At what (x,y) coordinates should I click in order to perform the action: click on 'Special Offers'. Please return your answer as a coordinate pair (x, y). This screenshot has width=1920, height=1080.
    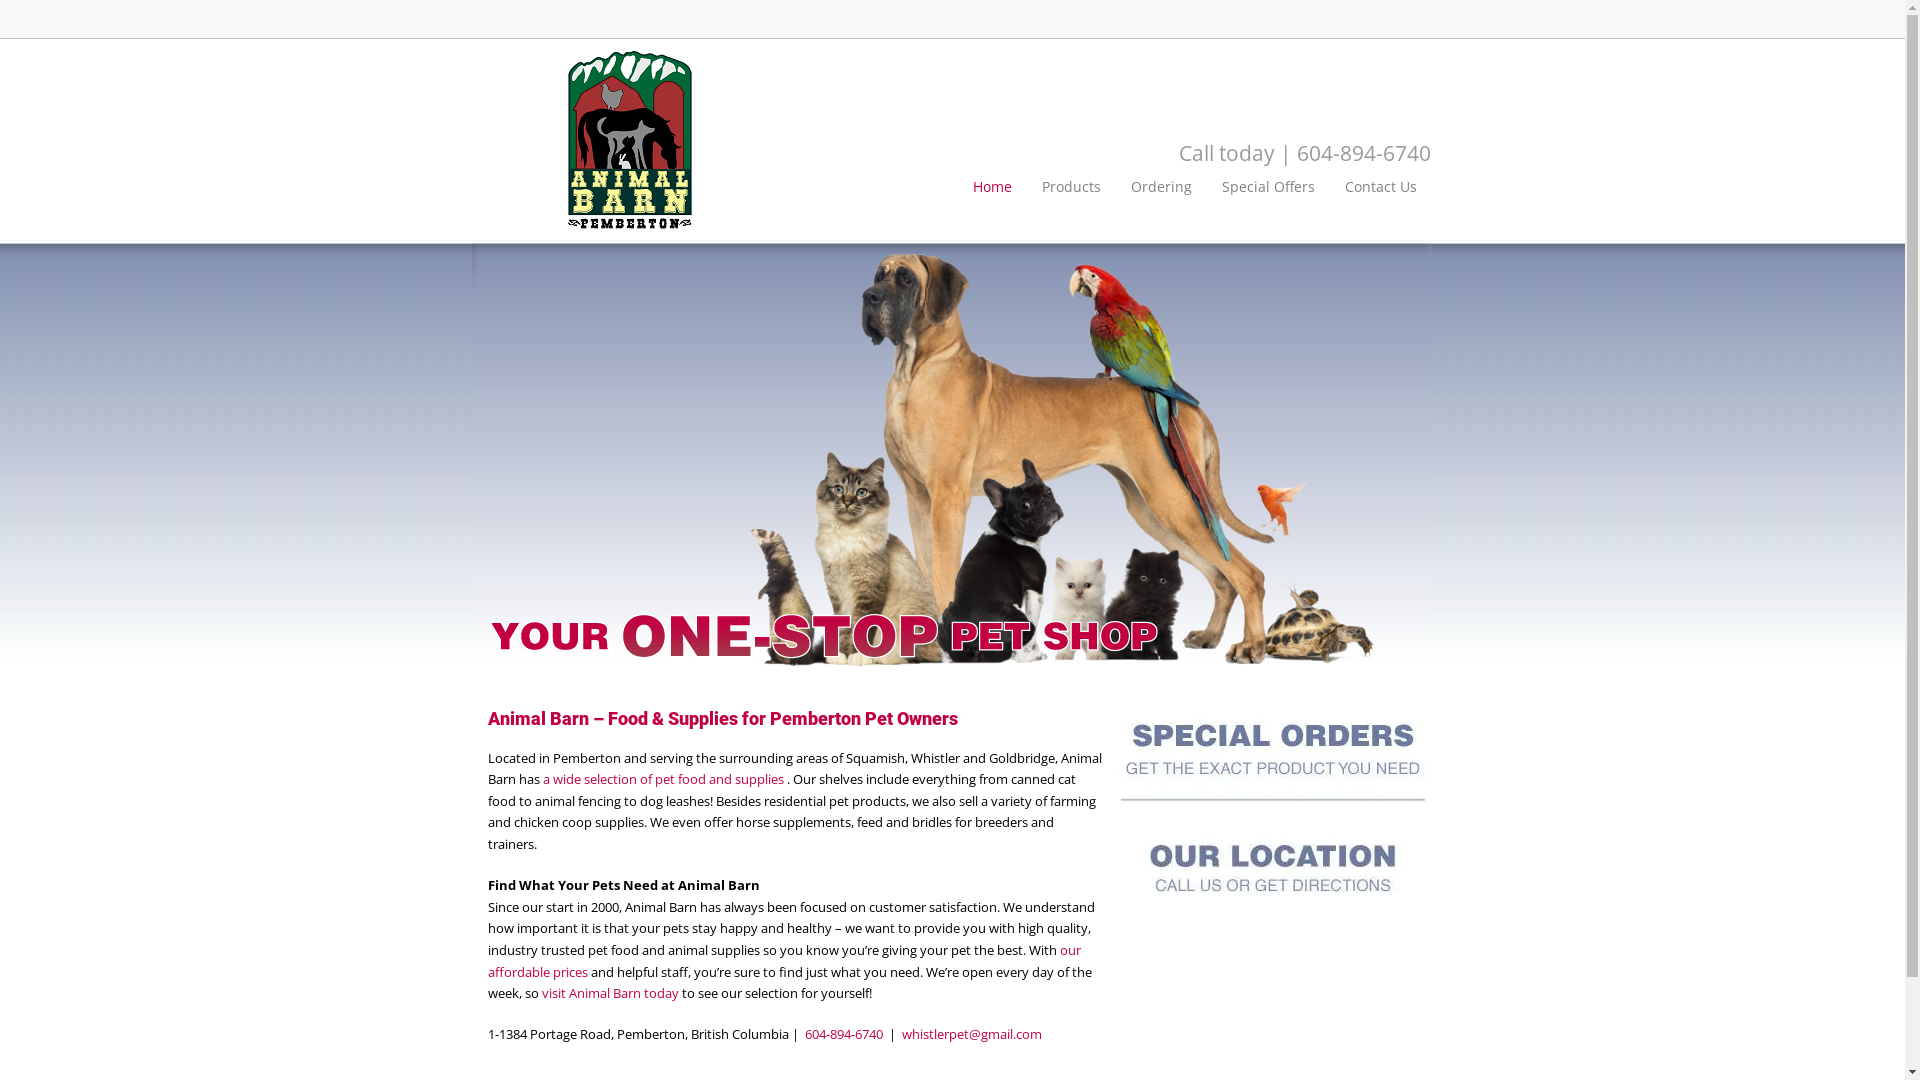
    Looking at the image, I should click on (1267, 186).